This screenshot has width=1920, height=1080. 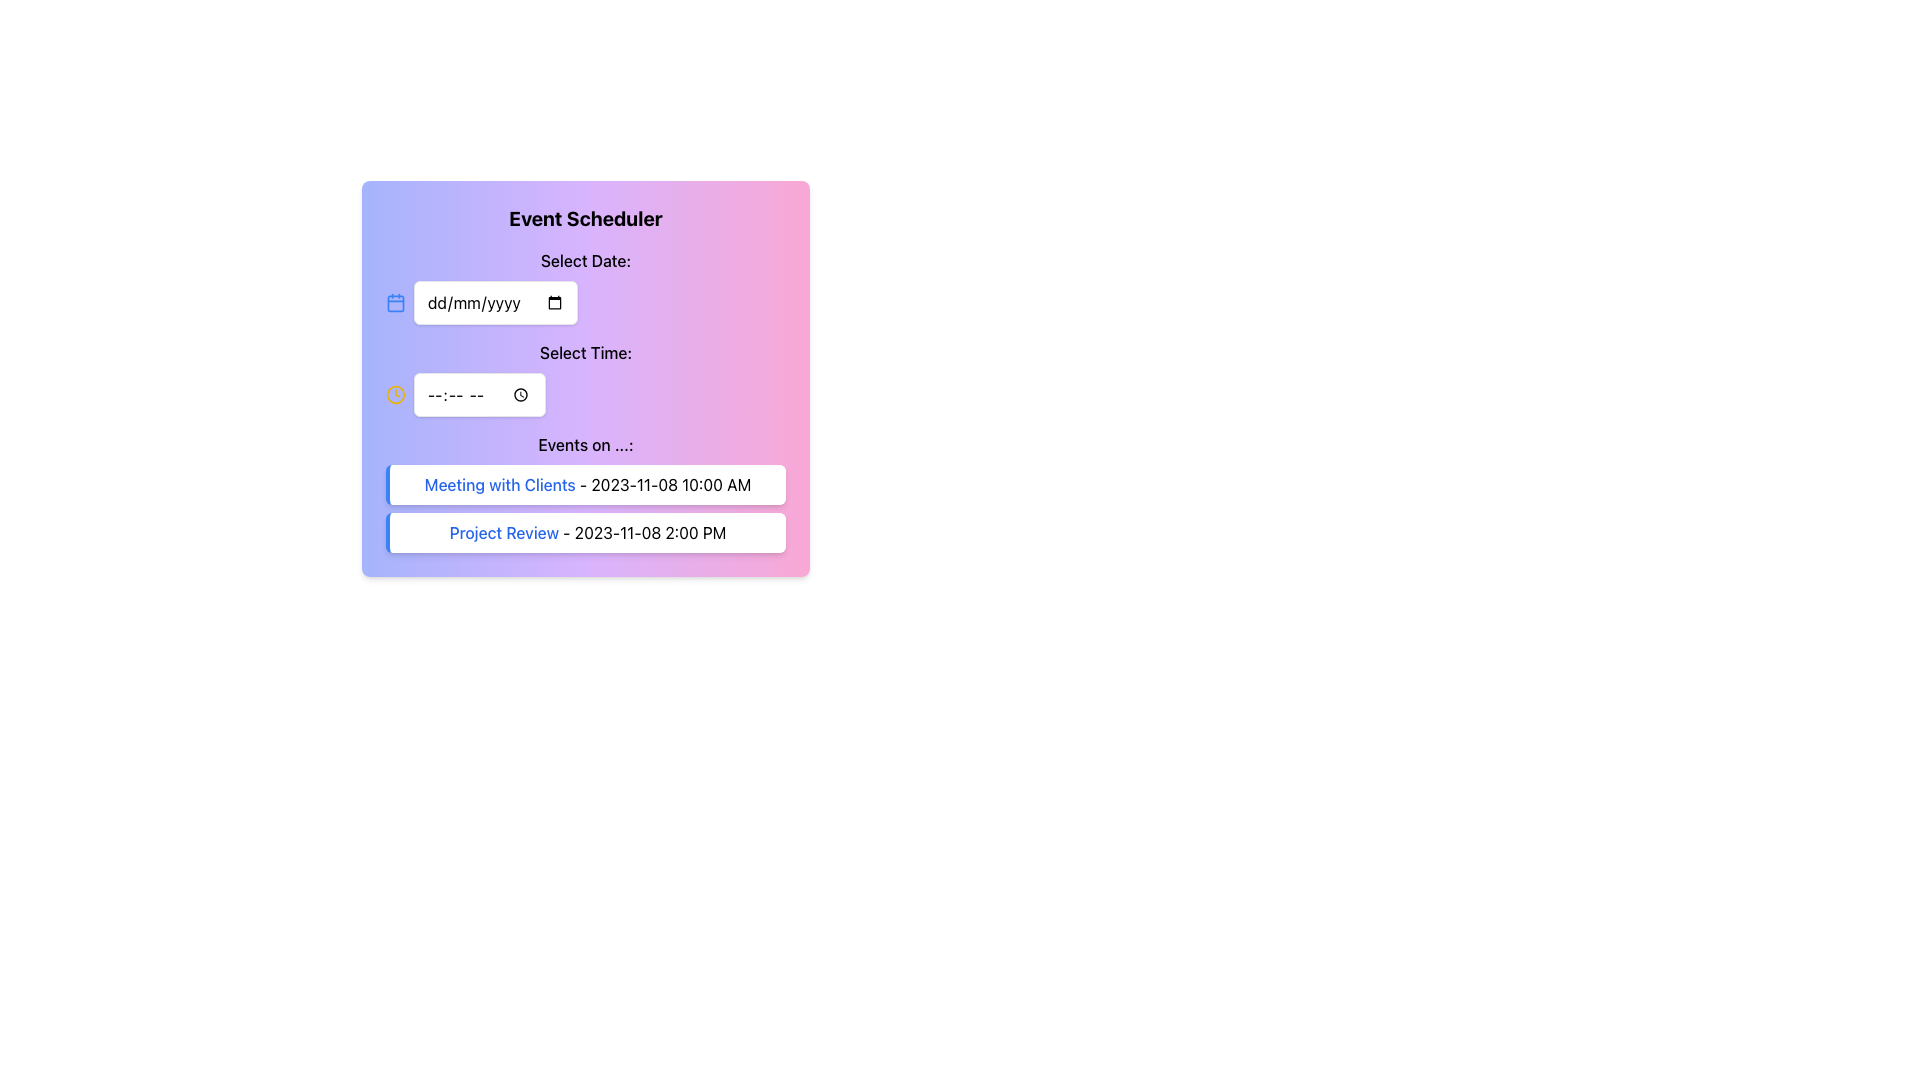 What do you see at coordinates (584, 508) in the screenshot?
I see `the second event entry in the list titled 'Project Review - 2023-11-08 2:00 PM' by clicking on it` at bounding box center [584, 508].